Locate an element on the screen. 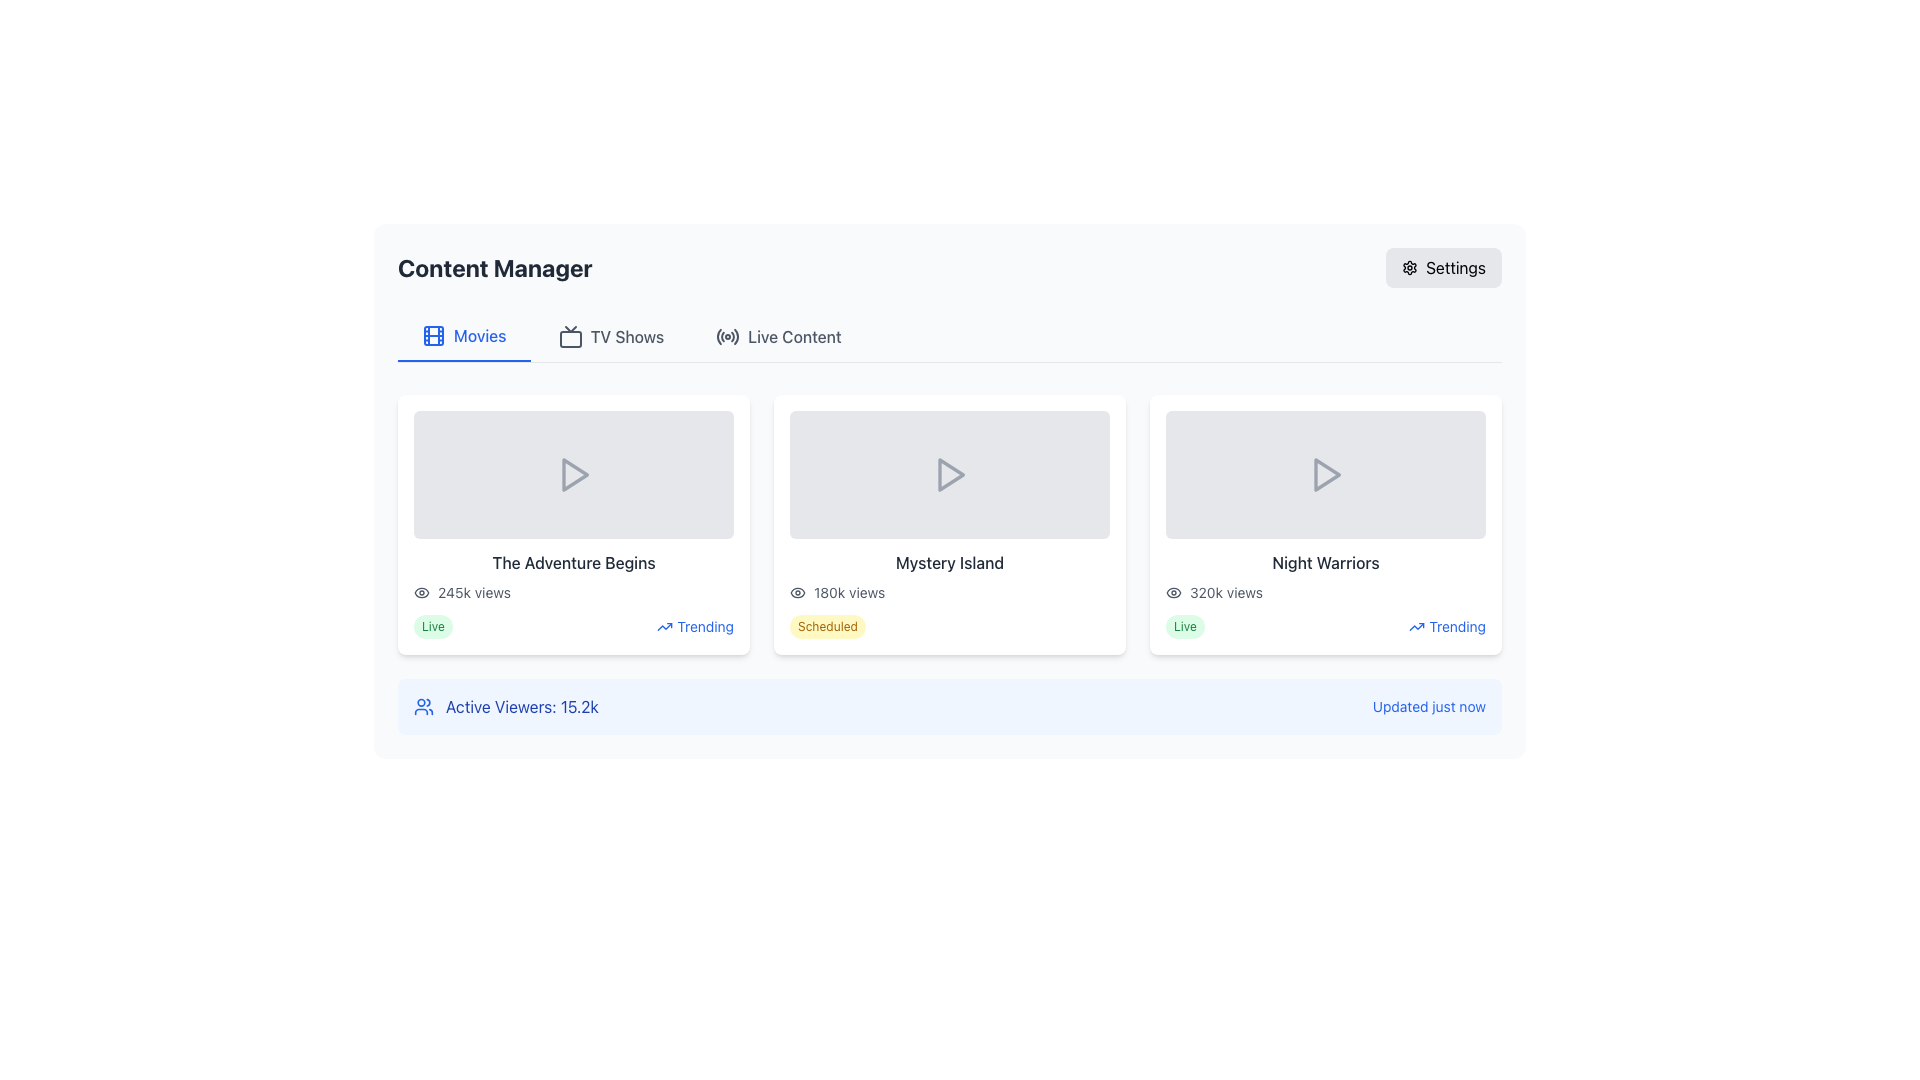 The width and height of the screenshot is (1920, 1080). the play button icon for initiating media playback associated with 'The Adventure Begins' is located at coordinates (573, 474).